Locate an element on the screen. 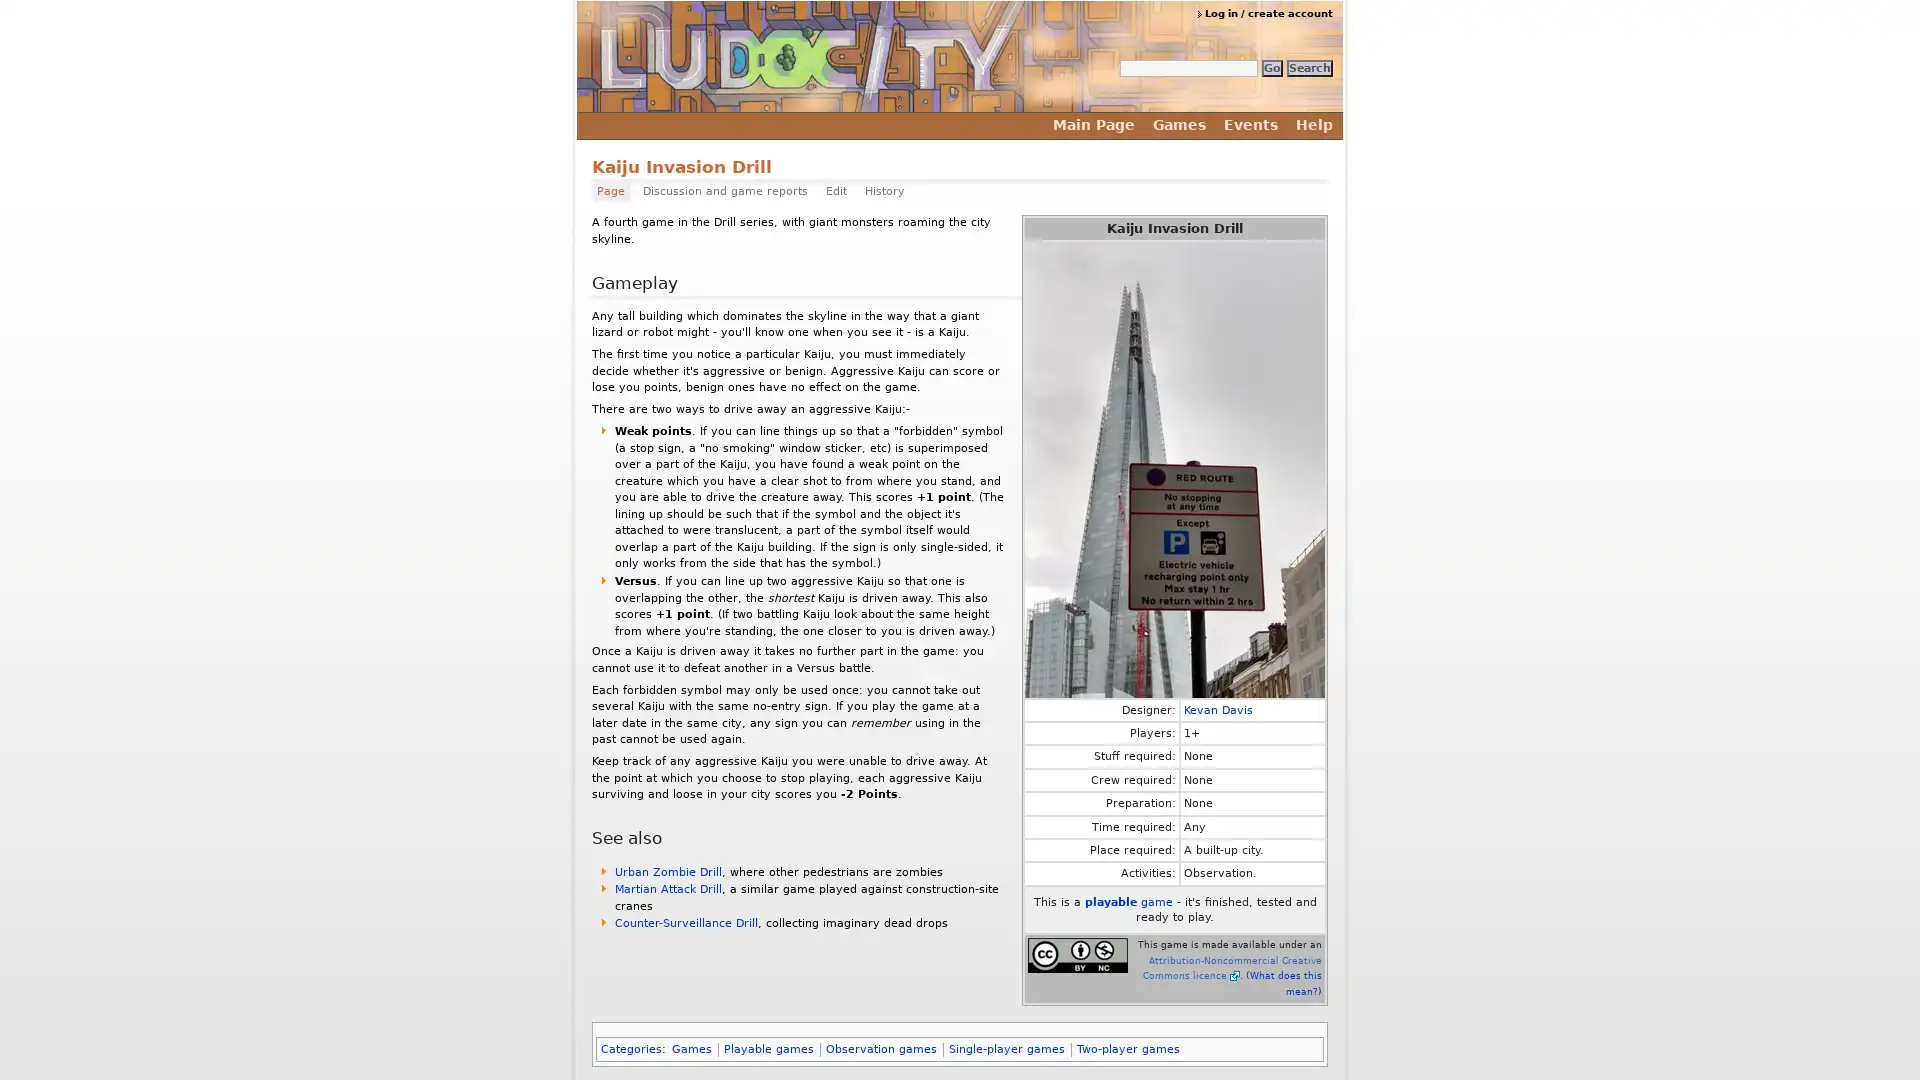 This screenshot has width=1920, height=1080. Search is located at coordinates (1310, 67).